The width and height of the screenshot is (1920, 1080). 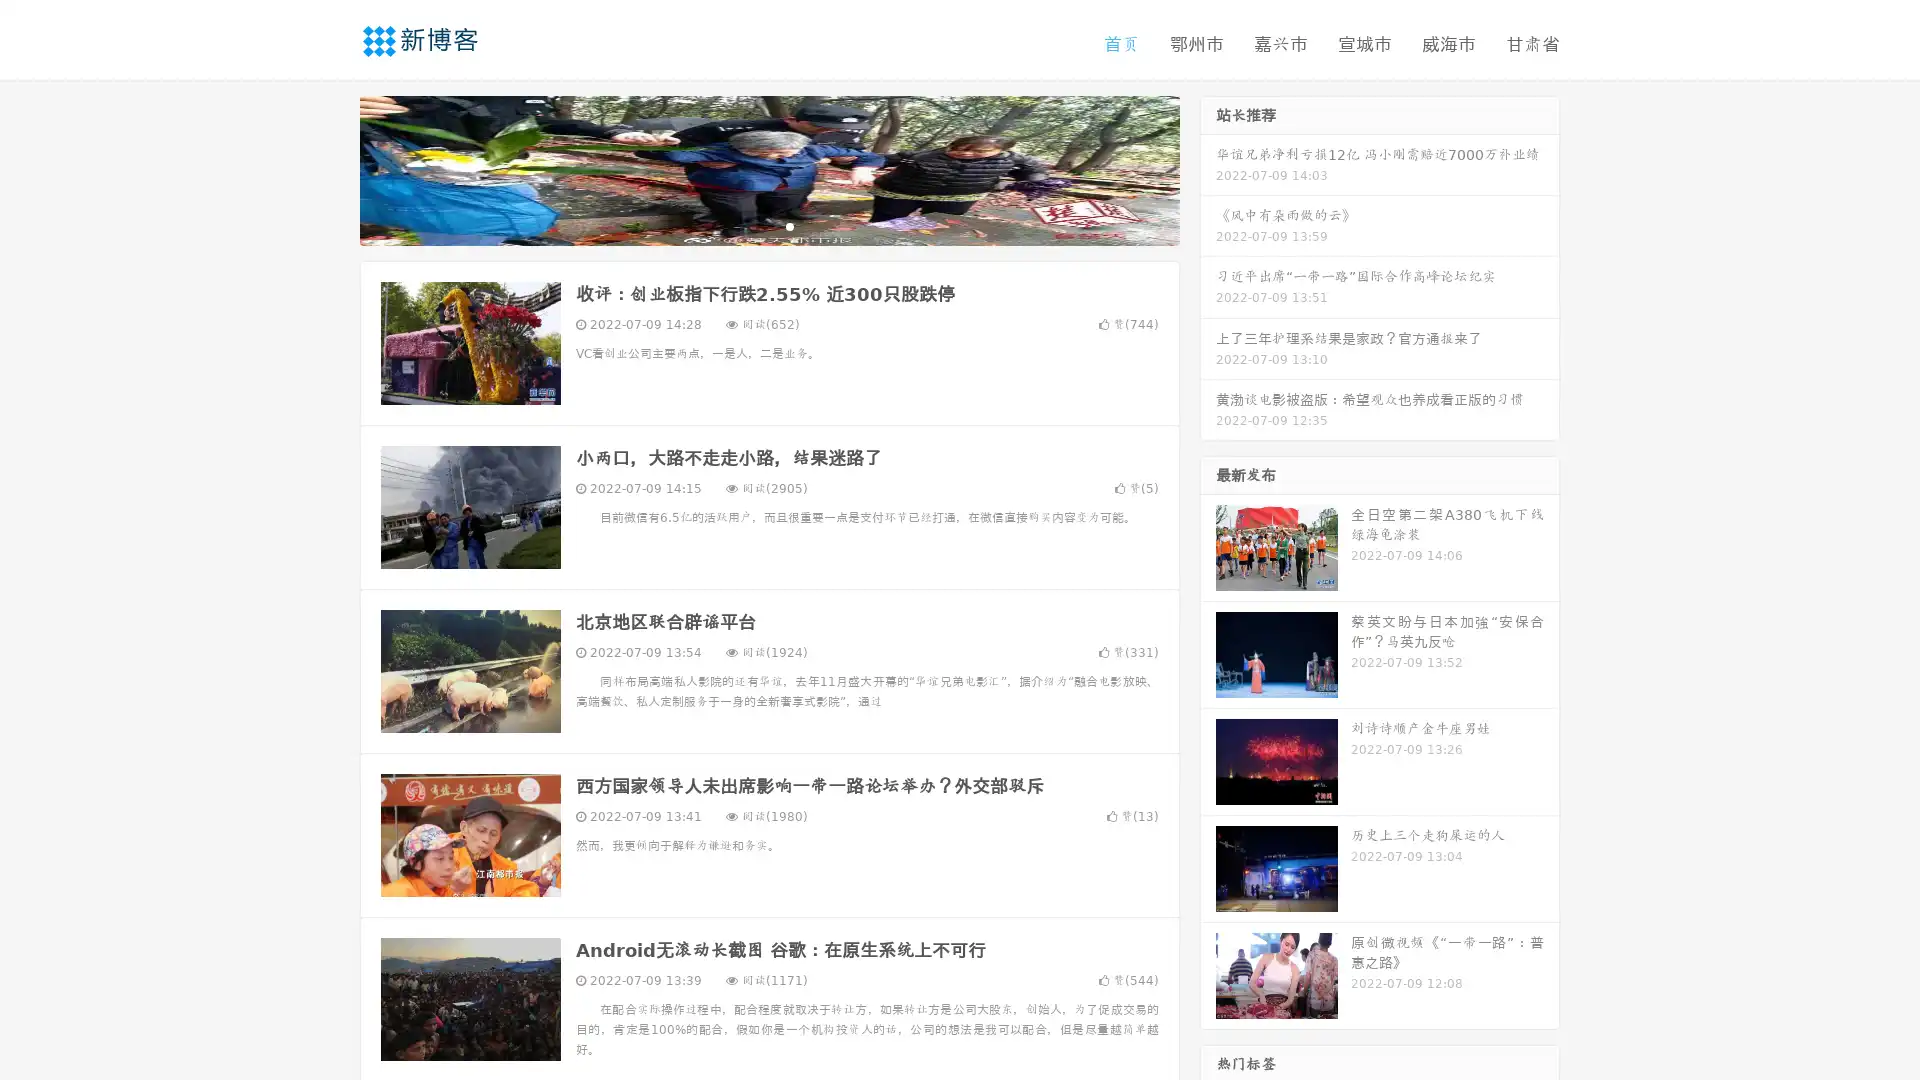 What do you see at coordinates (768, 225) in the screenshot?
I see `Go to slide 2` at bounding box center [768, 225].